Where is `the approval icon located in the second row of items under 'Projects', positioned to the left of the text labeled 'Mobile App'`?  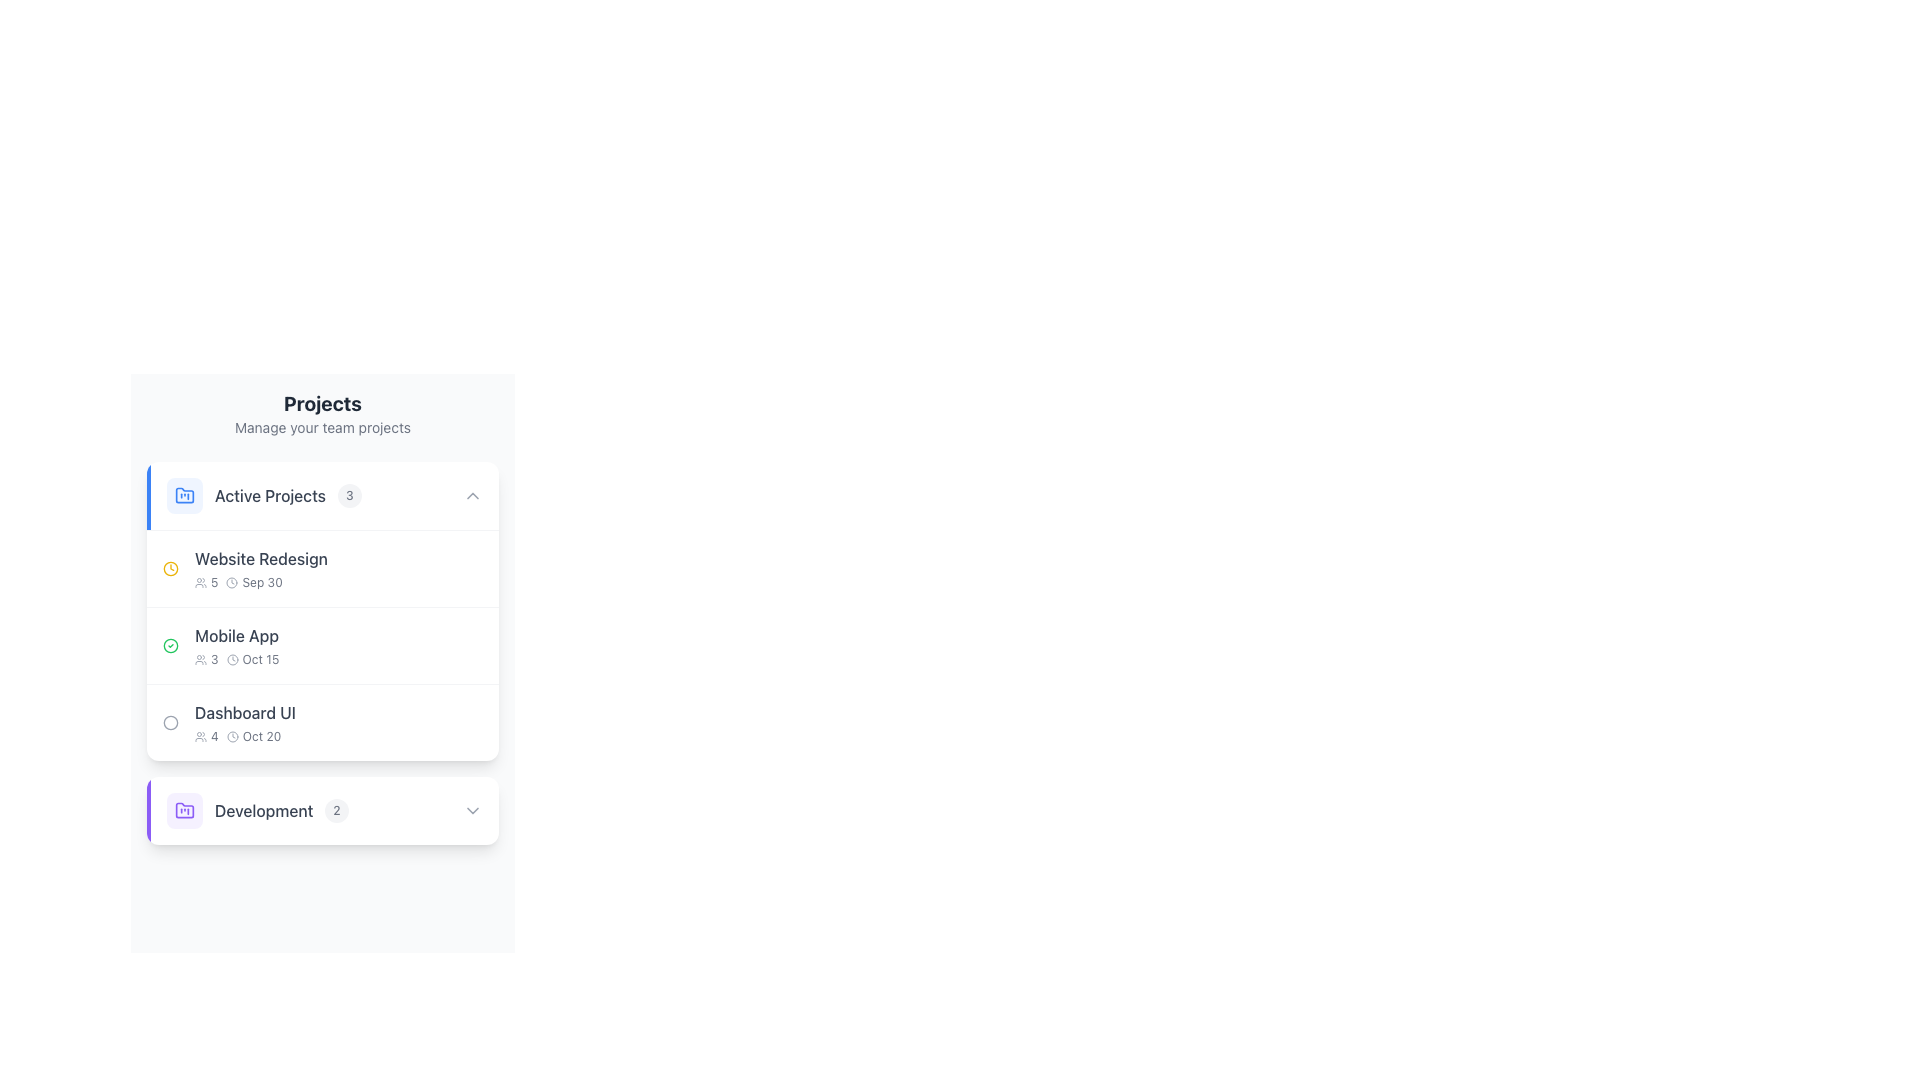 the approval icon located in the second row of items under 'Projects', positioned to the left of the text labeled 'Mobile App' is located at coordinates (171, 645).